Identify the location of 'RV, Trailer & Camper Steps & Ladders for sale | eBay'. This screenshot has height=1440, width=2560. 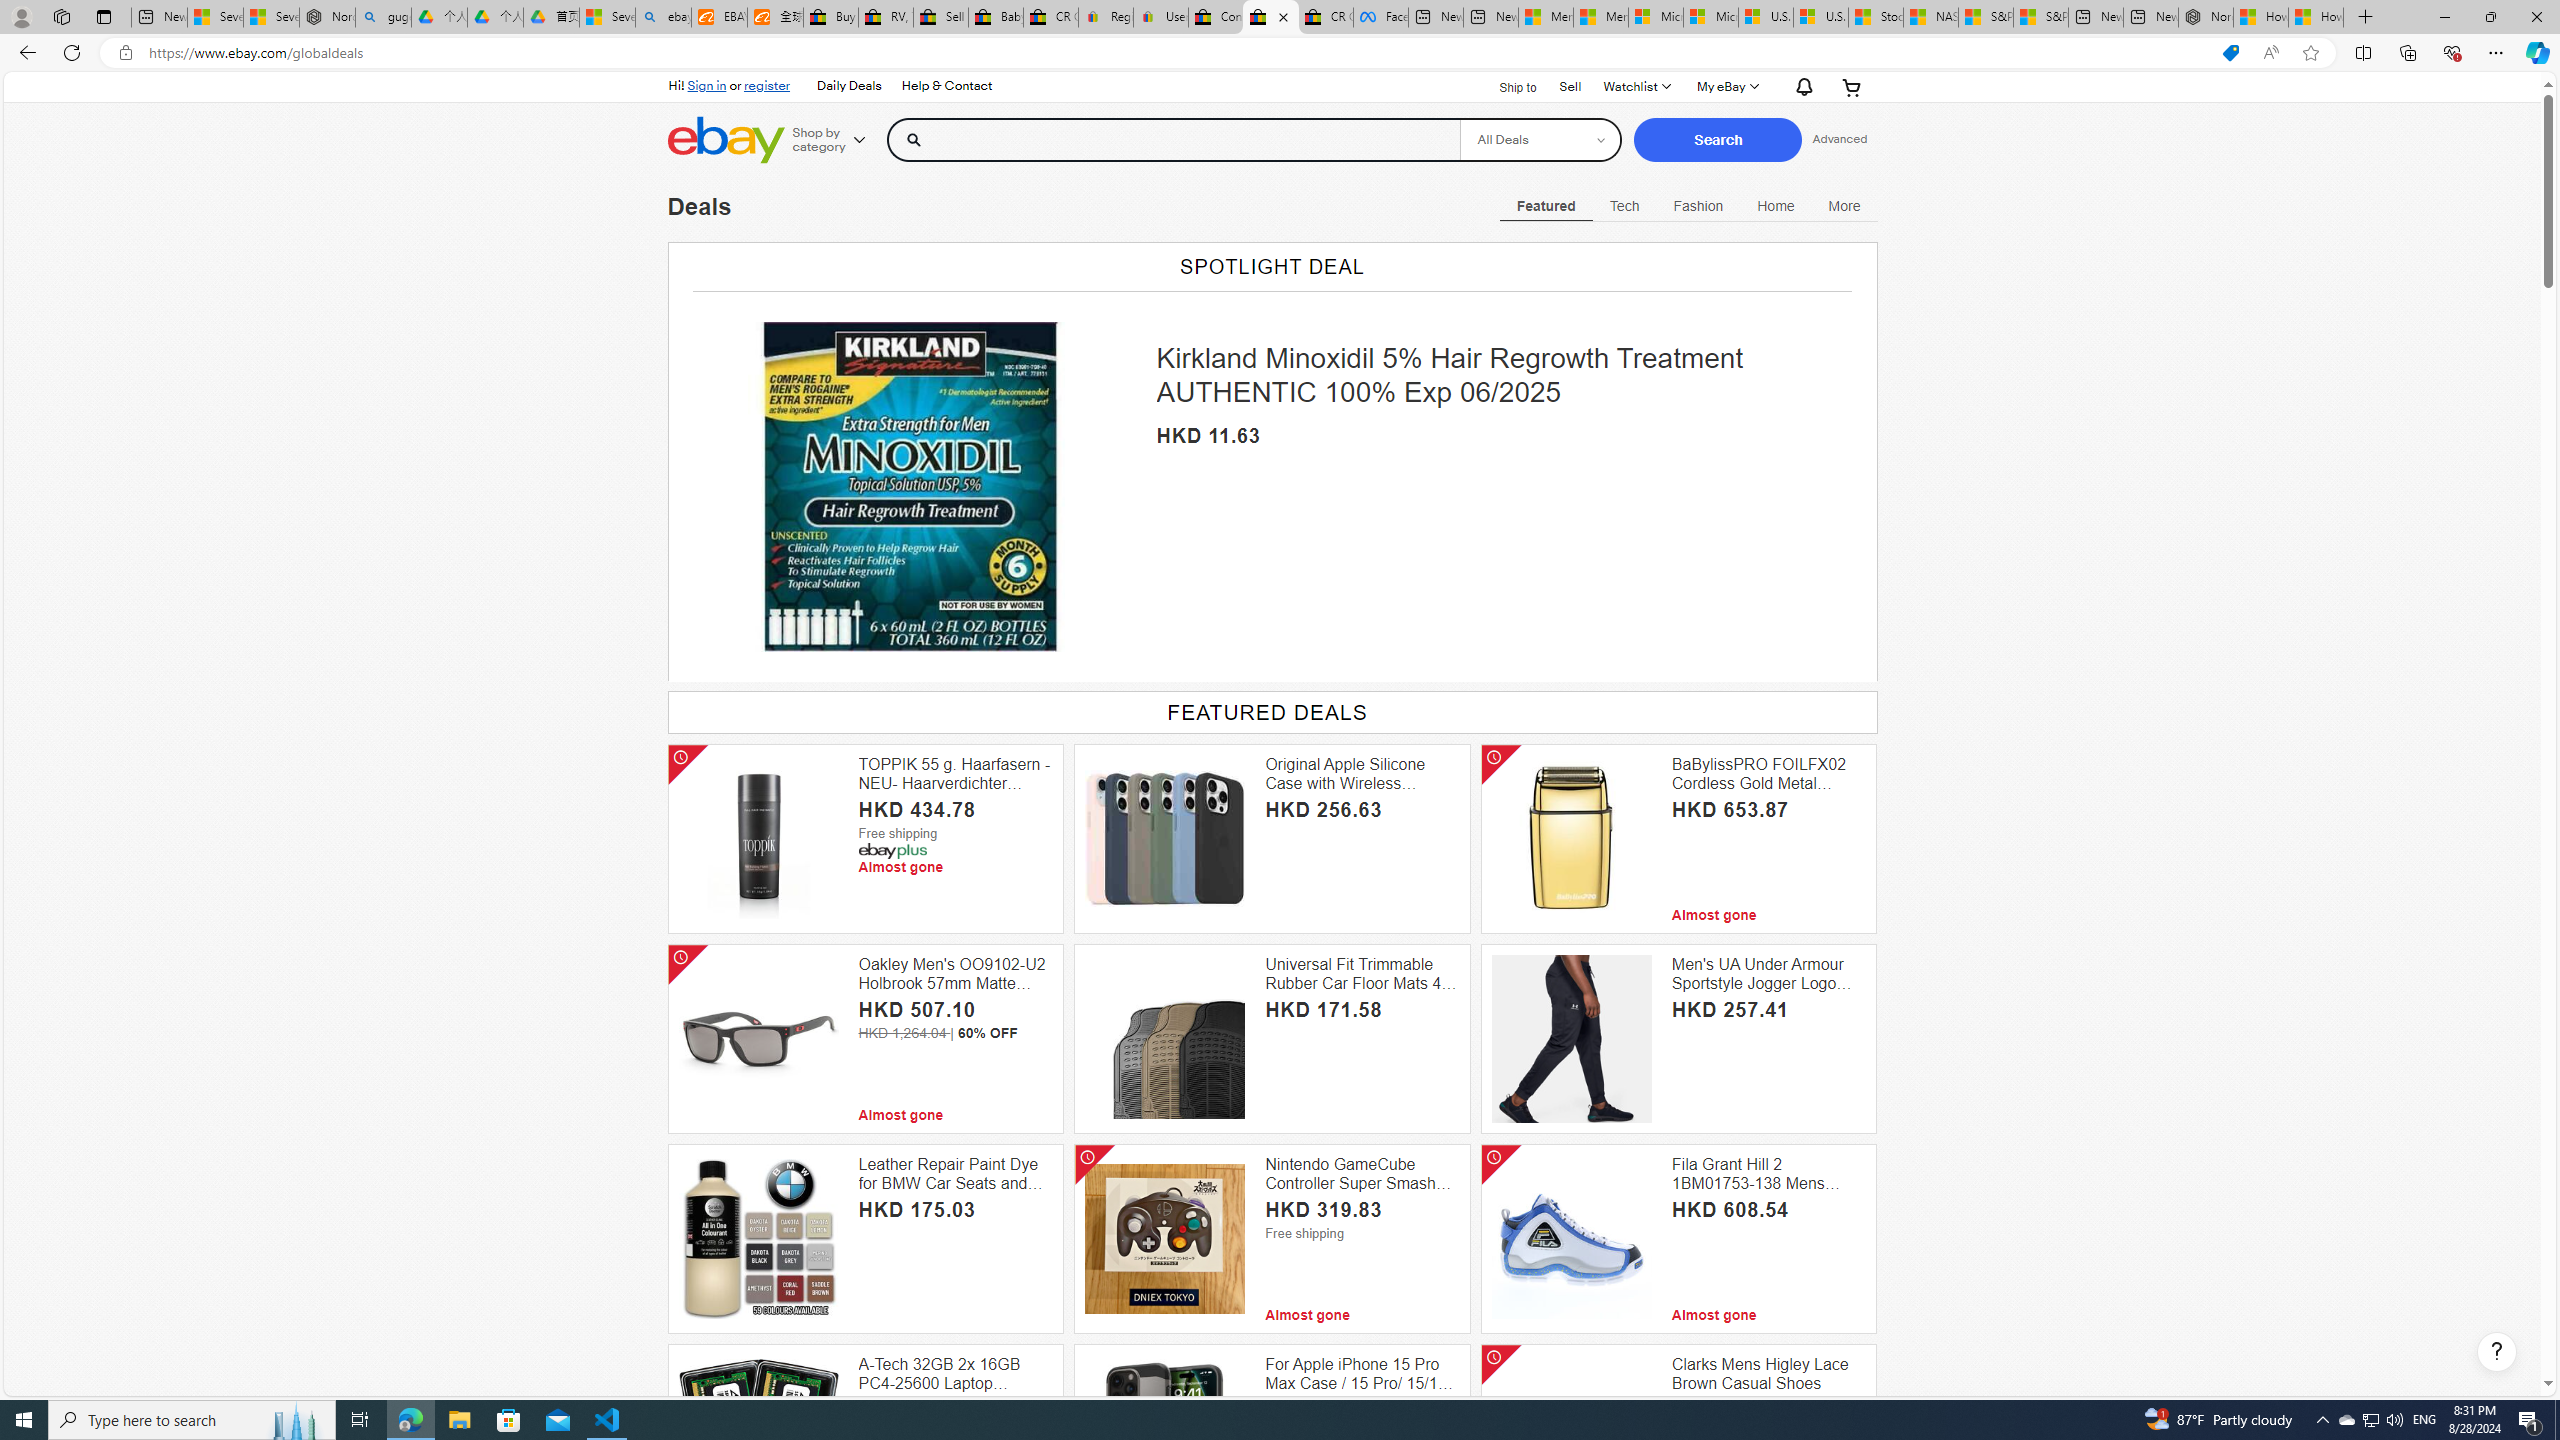
(884, 16).